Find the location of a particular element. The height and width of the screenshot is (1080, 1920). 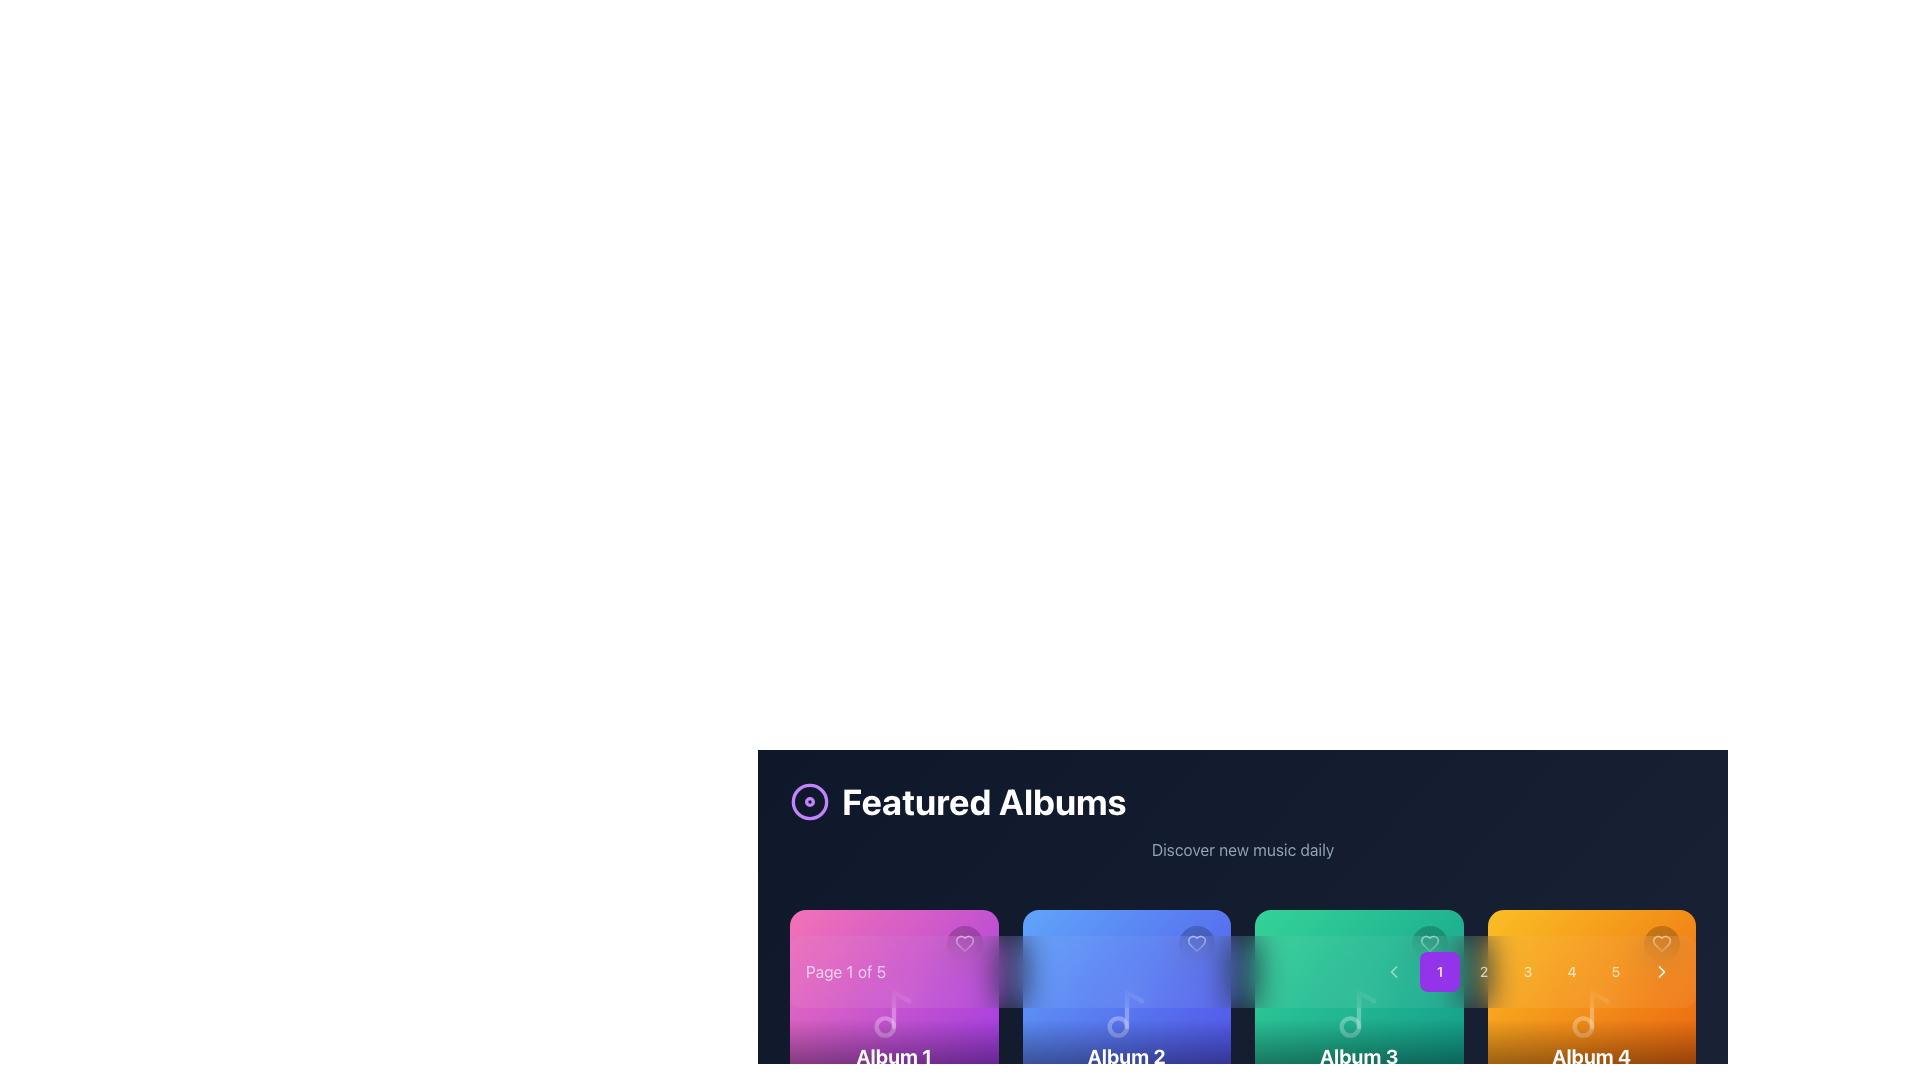

the third button in the pagination system located at the bottom center of the interface is located at coordinates (1526, 971).